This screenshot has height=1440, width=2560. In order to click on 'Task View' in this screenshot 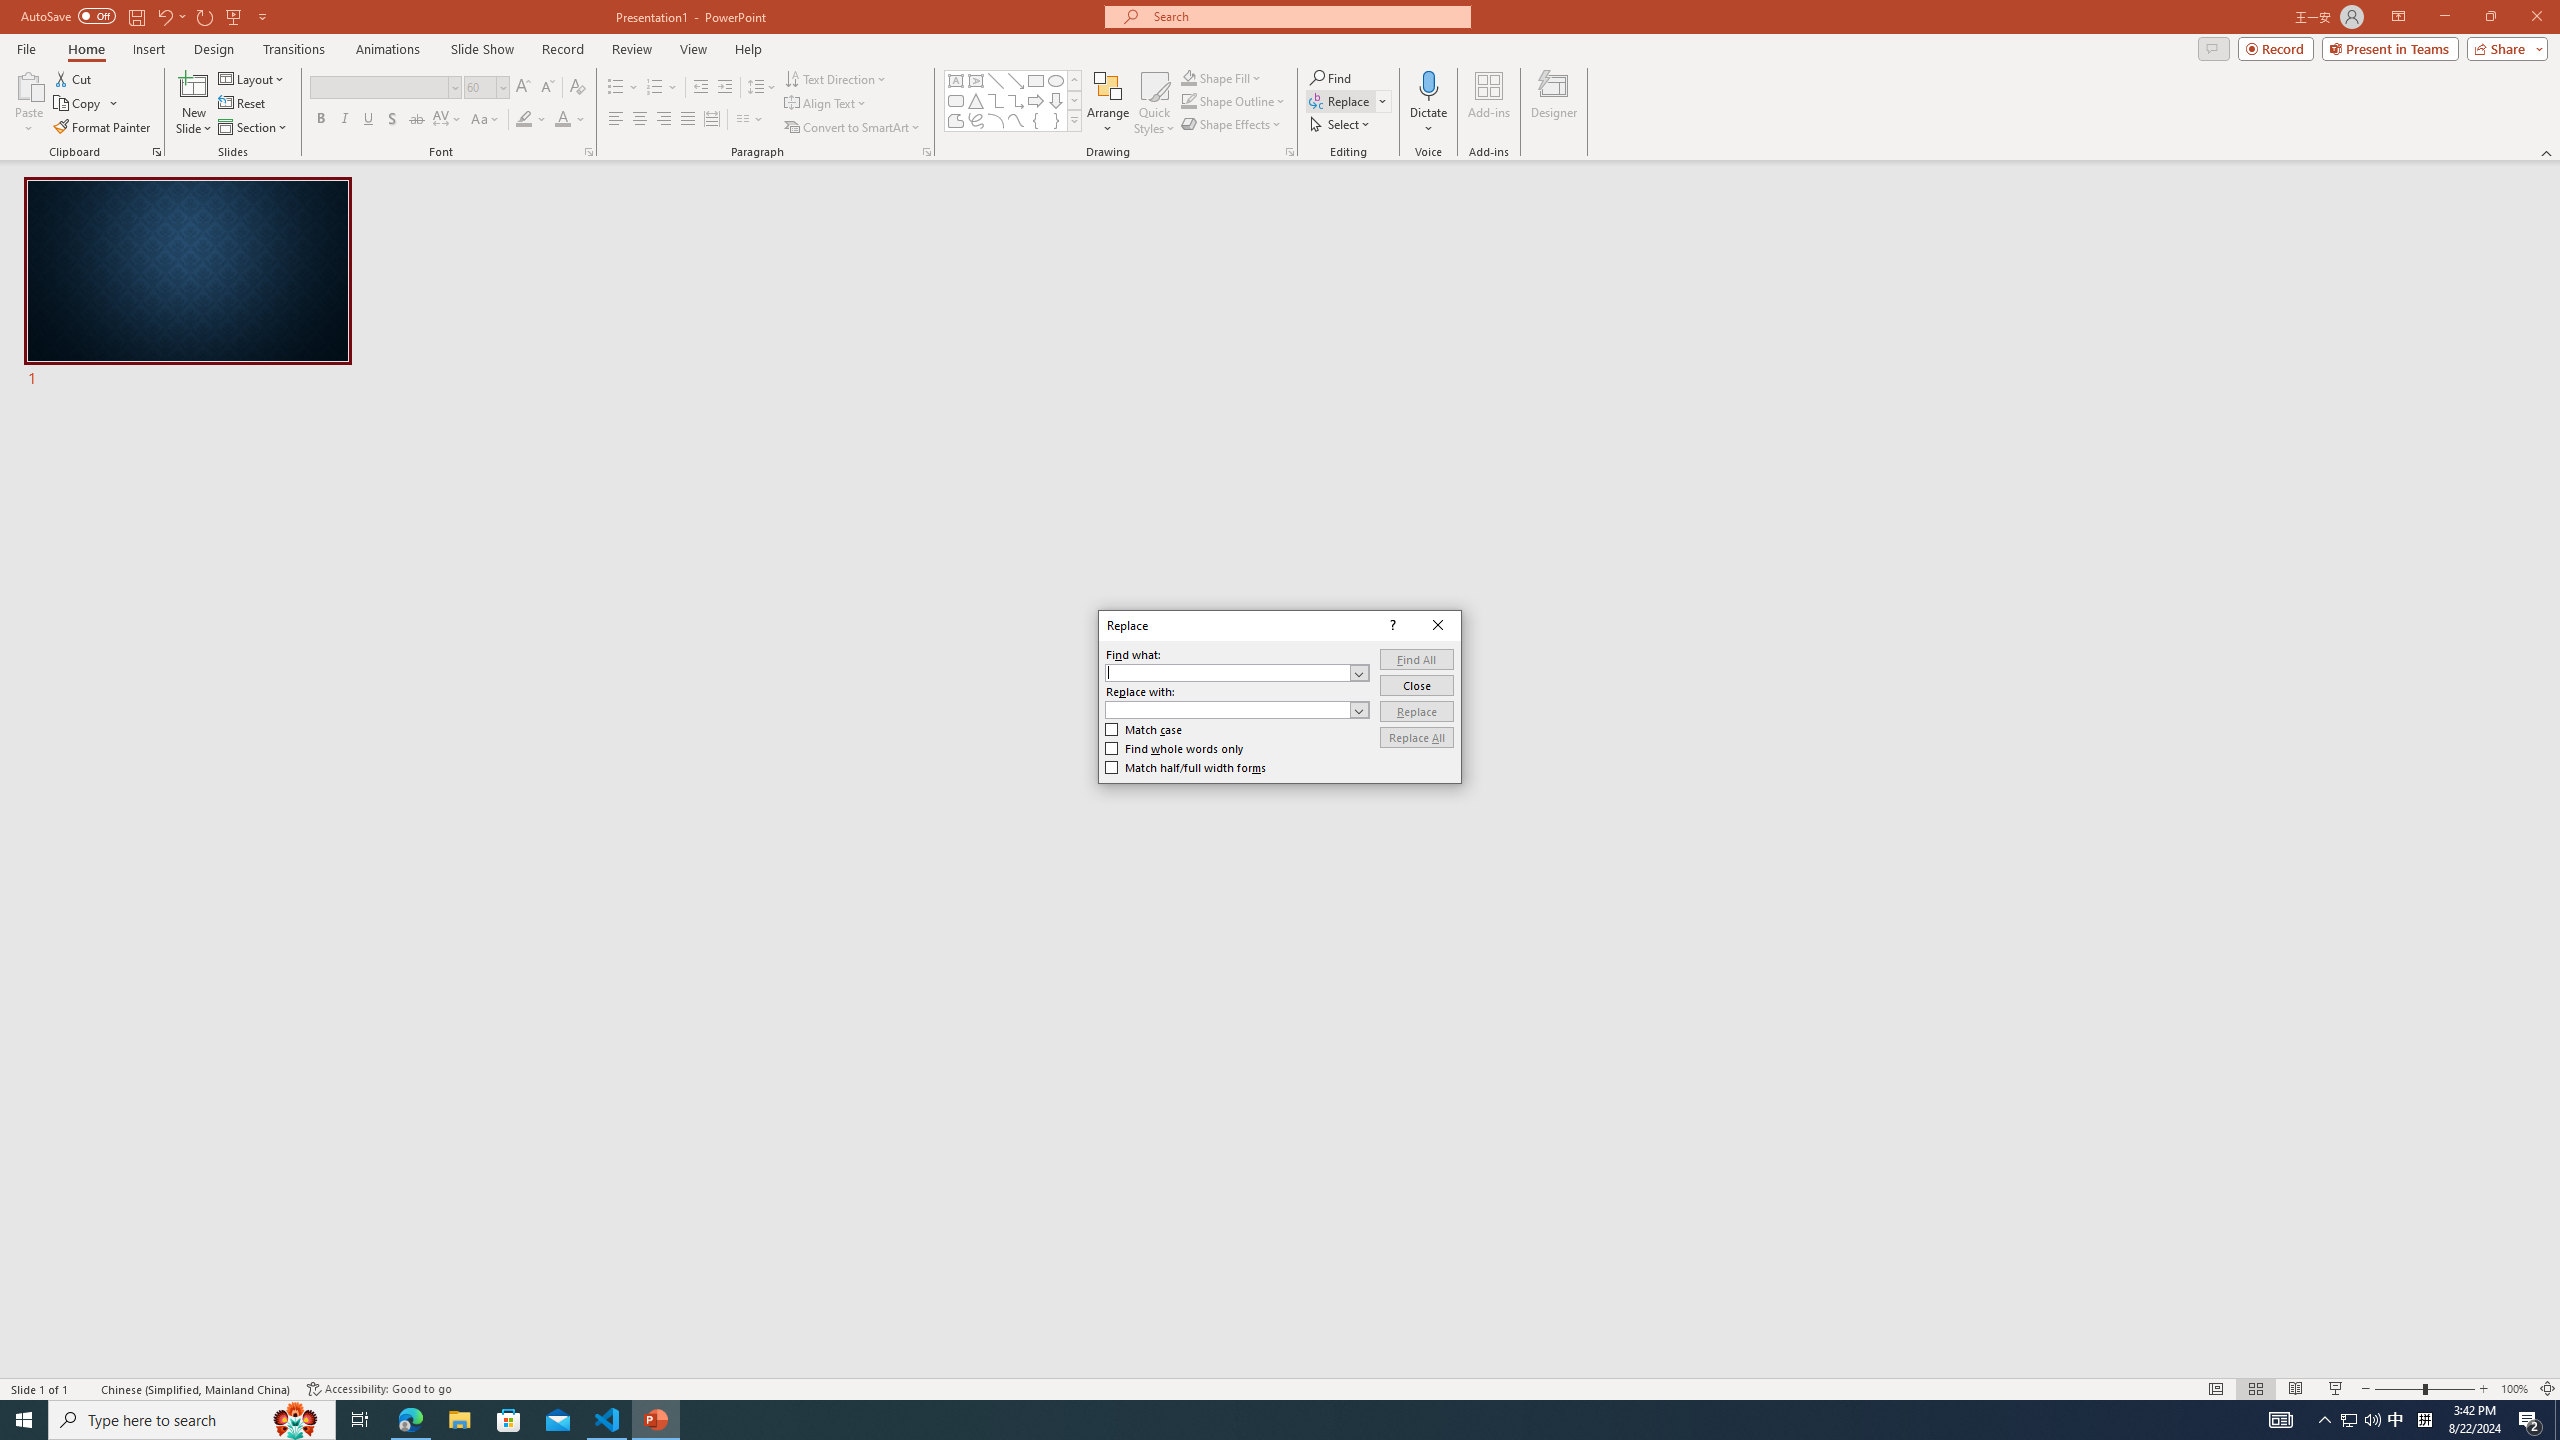, I will do `click(358, 1418)`.